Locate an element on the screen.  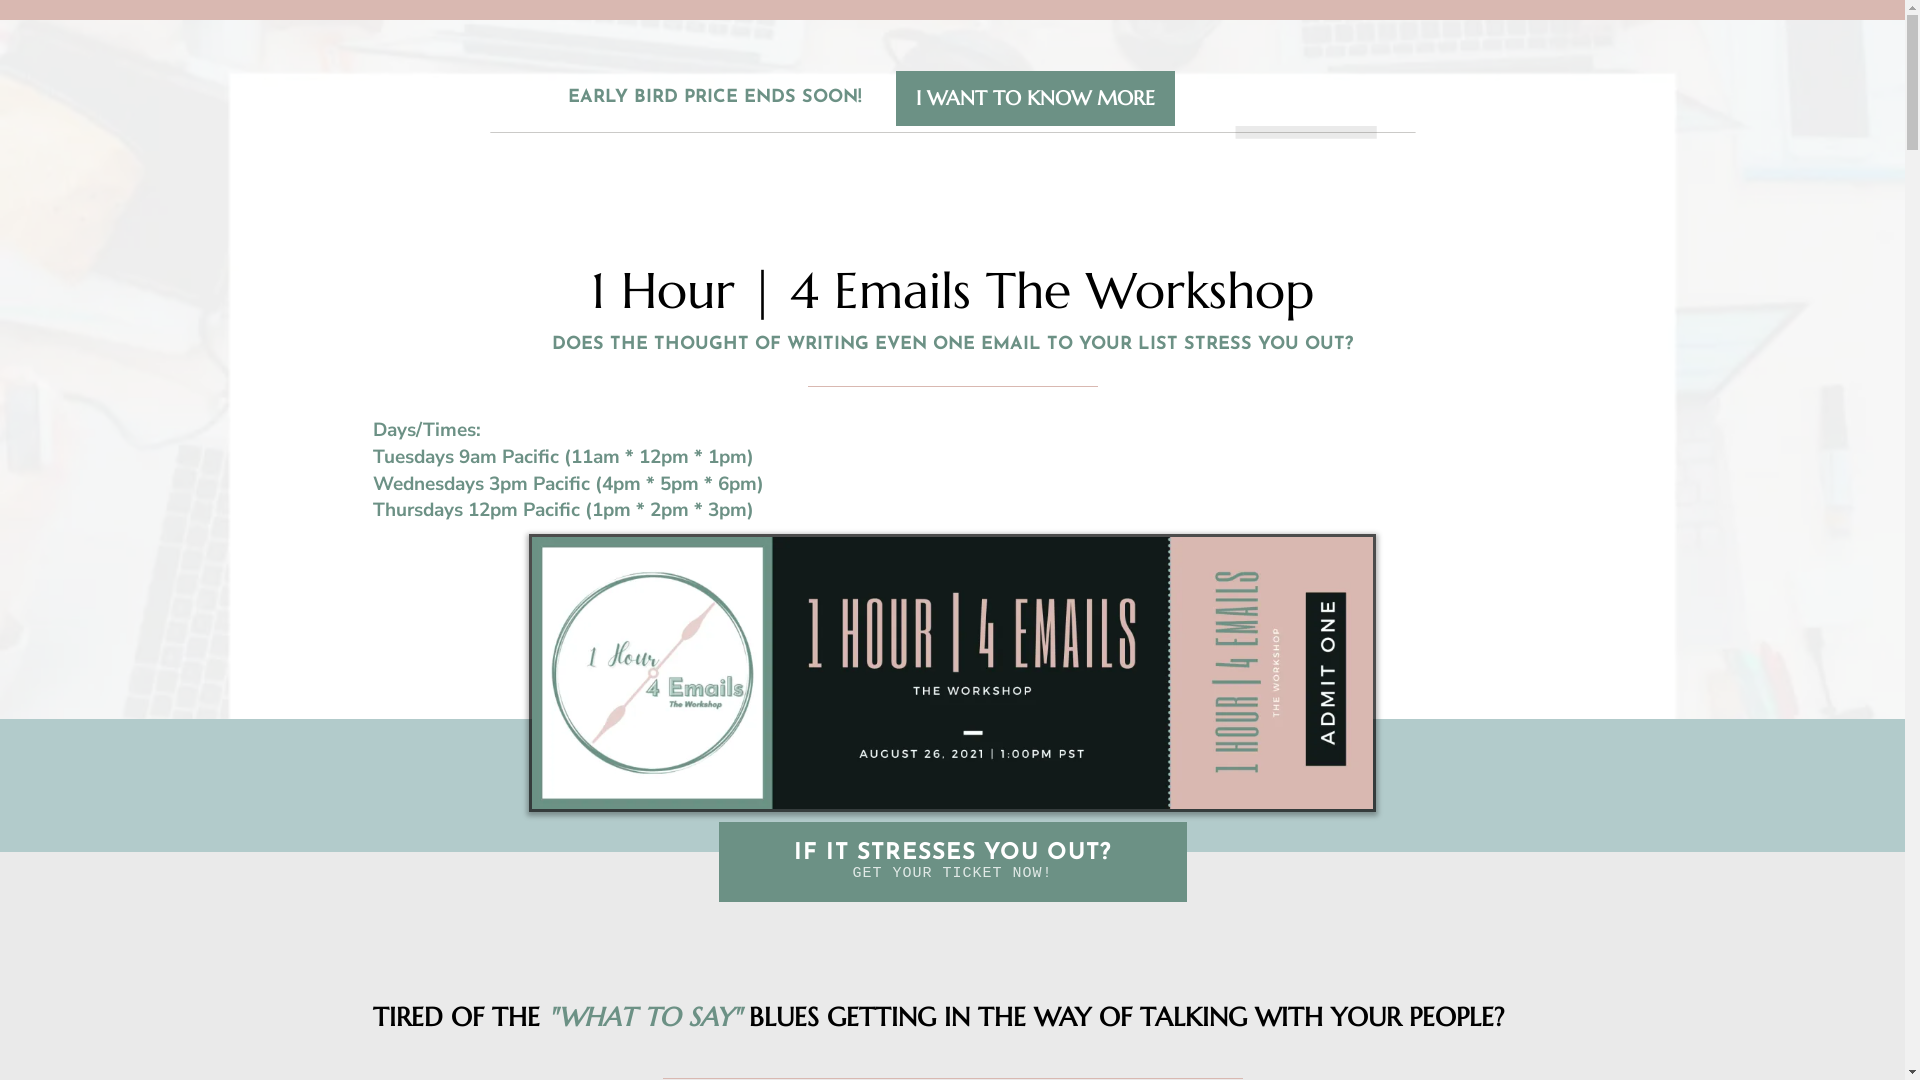
'IF IT STRESSES YOU OUT? is located at coordinates (950, 860).